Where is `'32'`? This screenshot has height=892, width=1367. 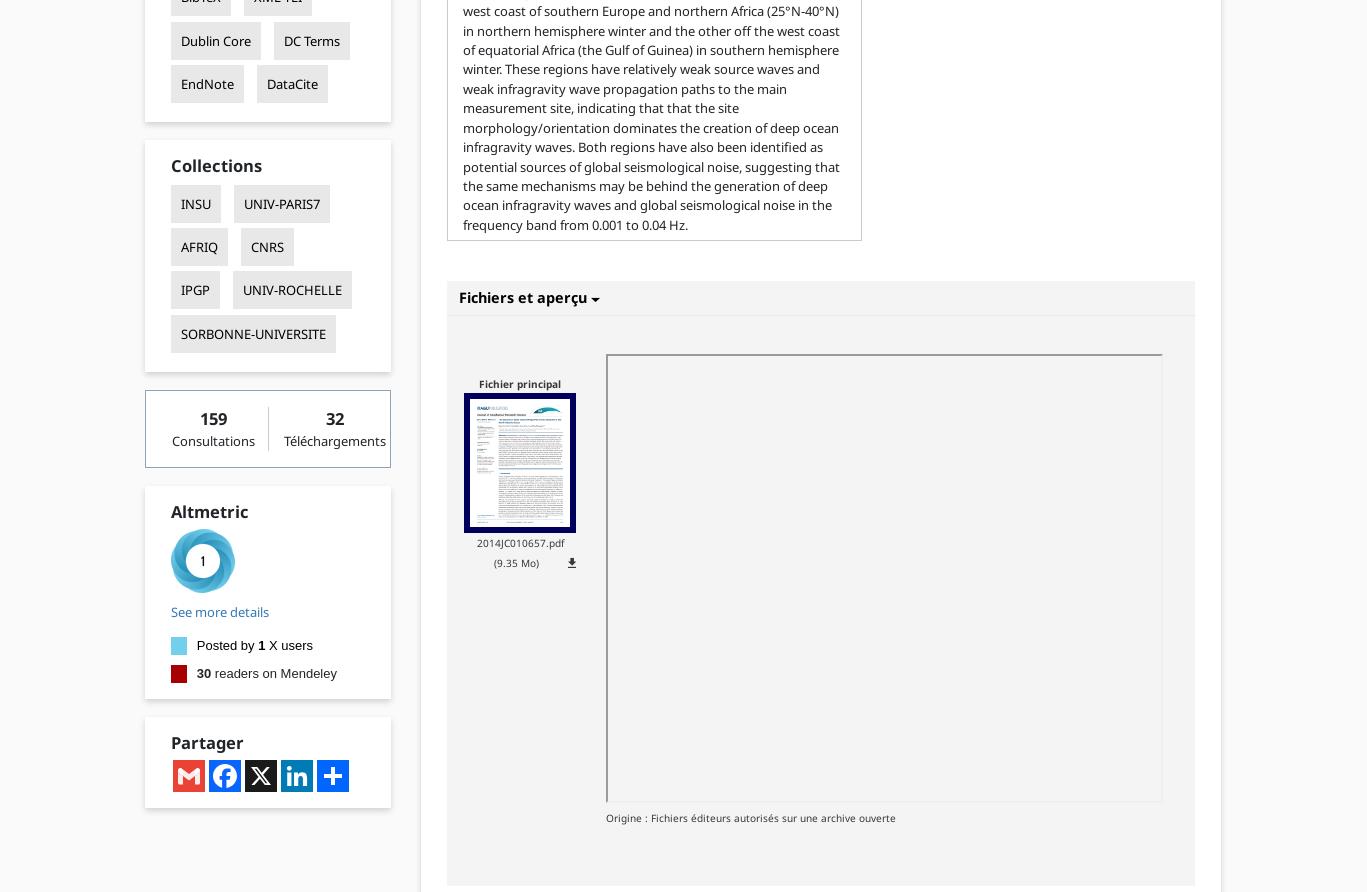
'32' is located at coordinates (335, 416).